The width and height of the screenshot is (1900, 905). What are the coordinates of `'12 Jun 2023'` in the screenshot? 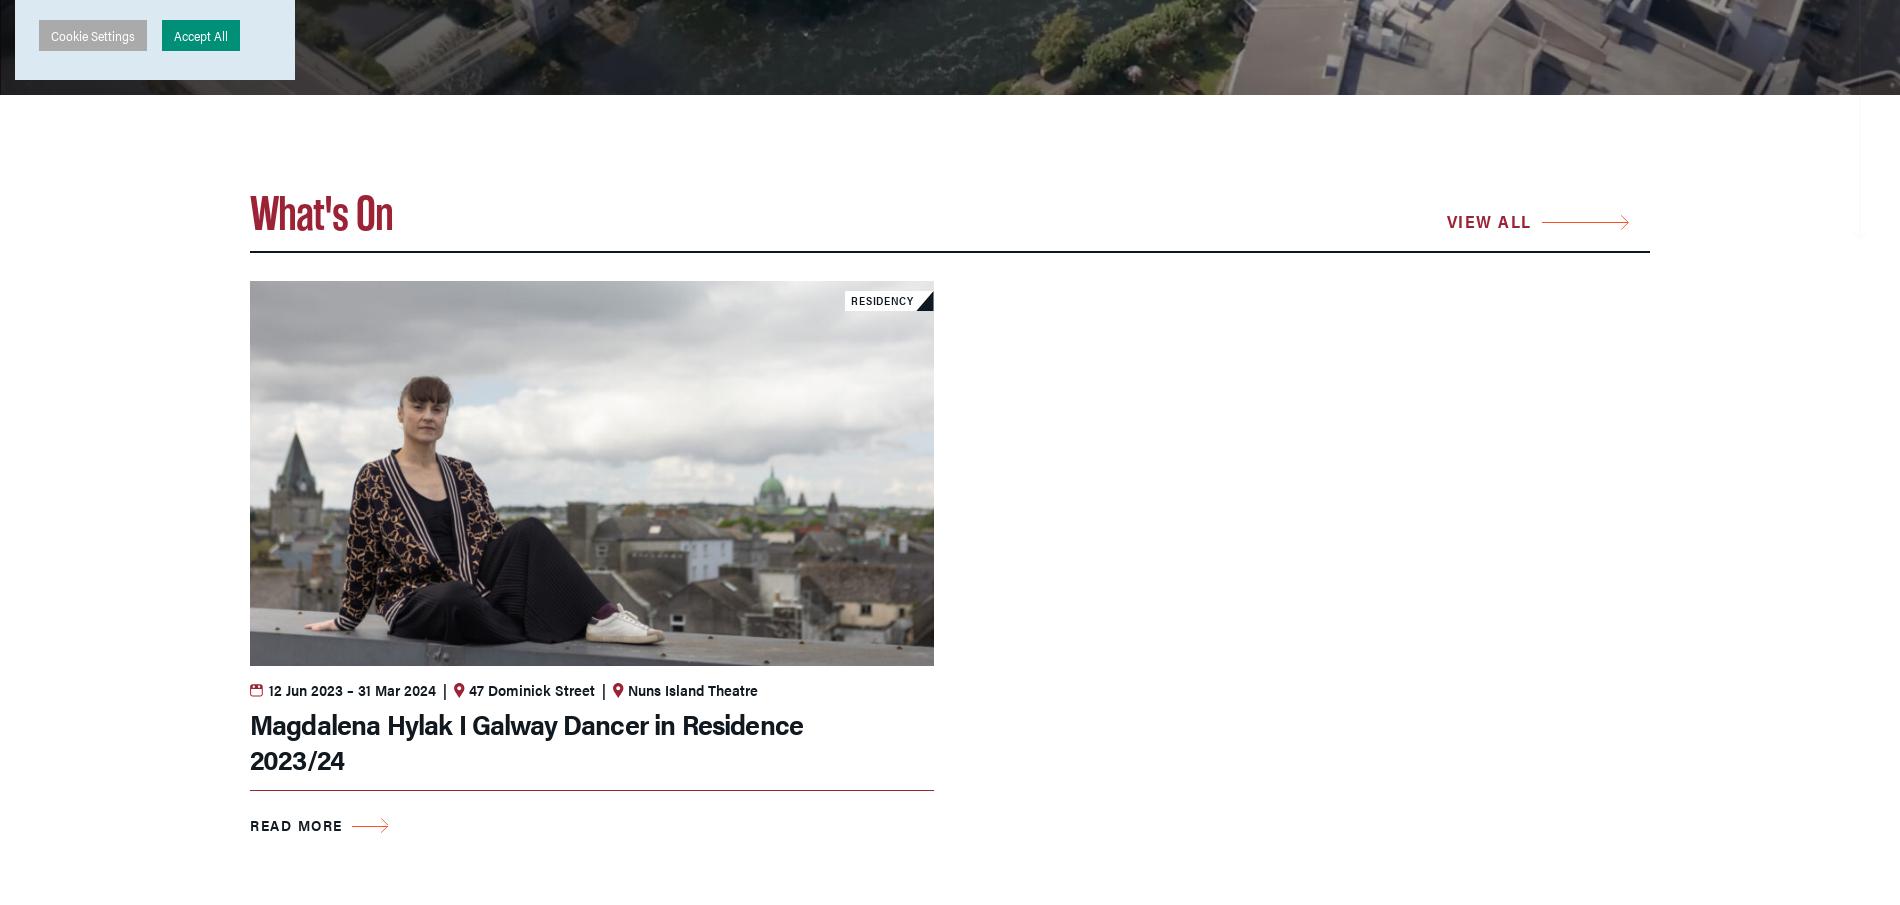 It's located at (306, 688).